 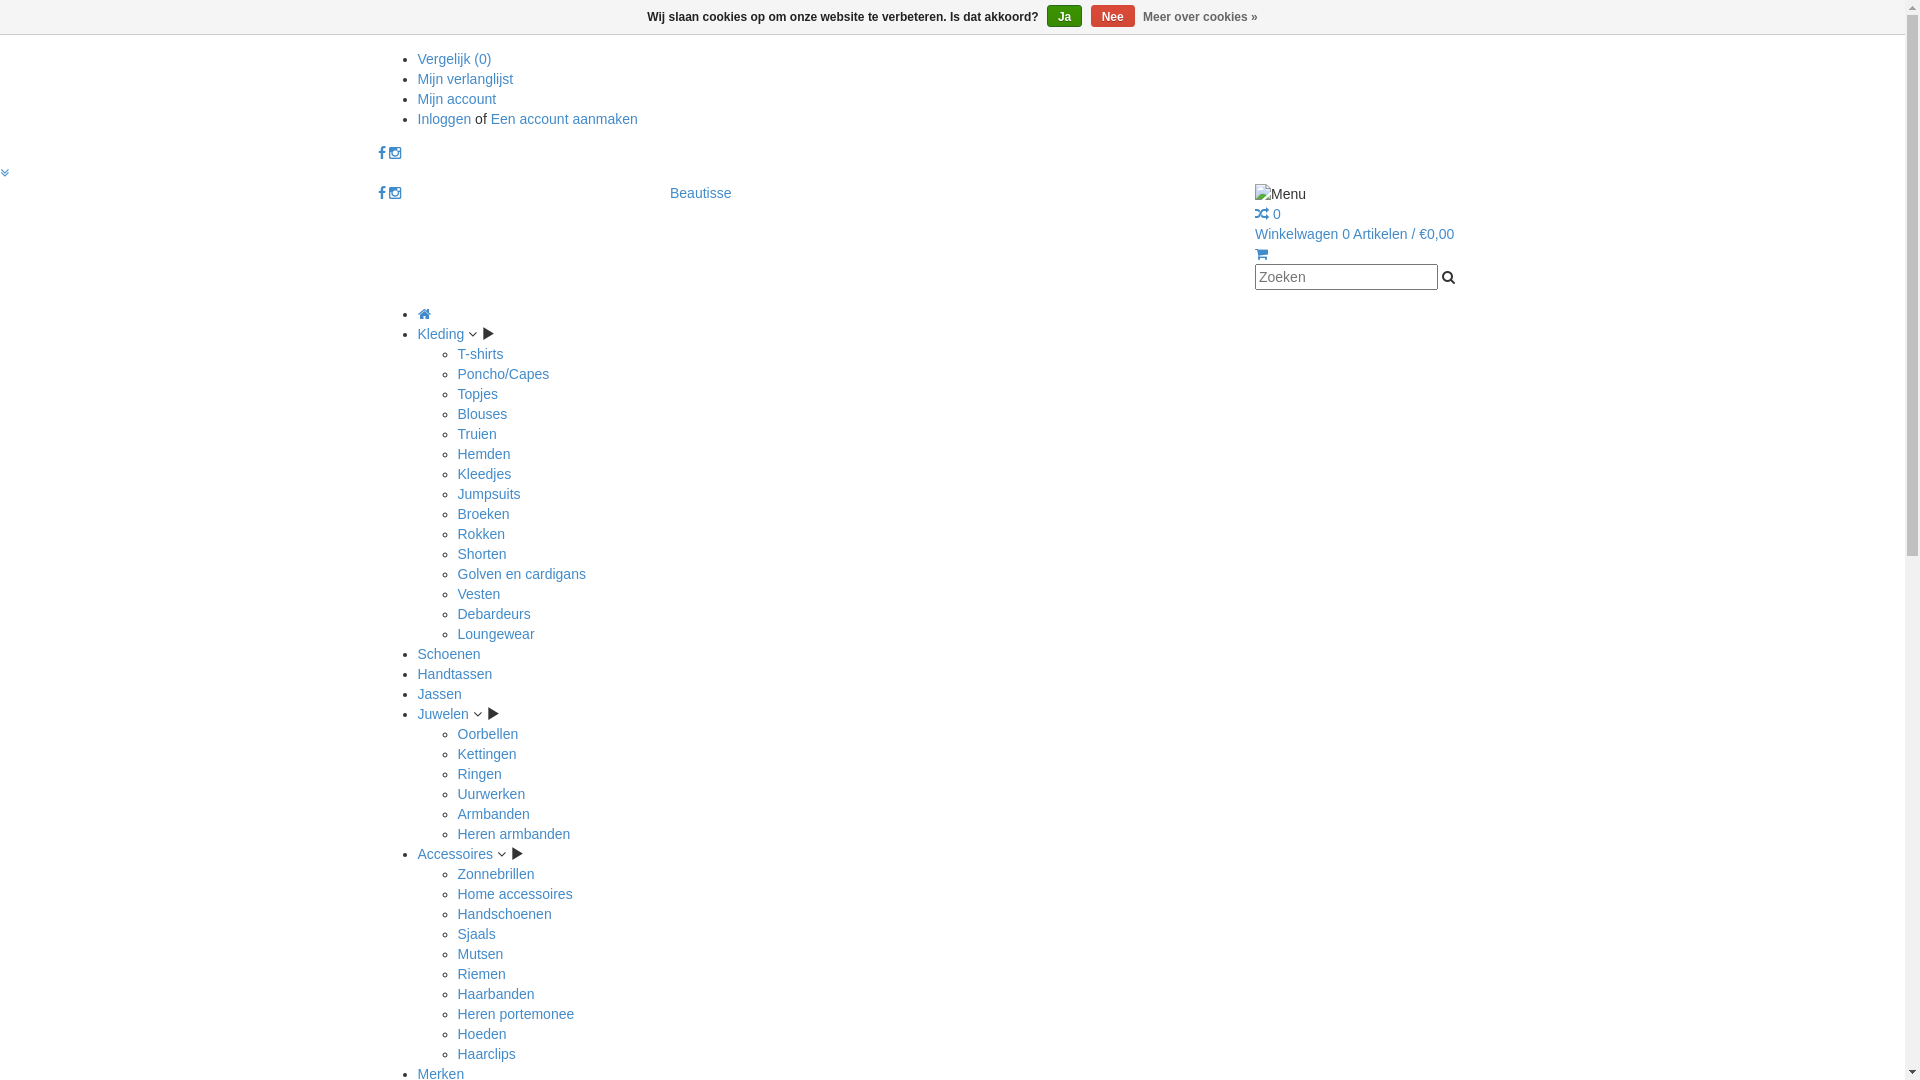 I want to click on 'Handtassen', so click(x=454, y=674).